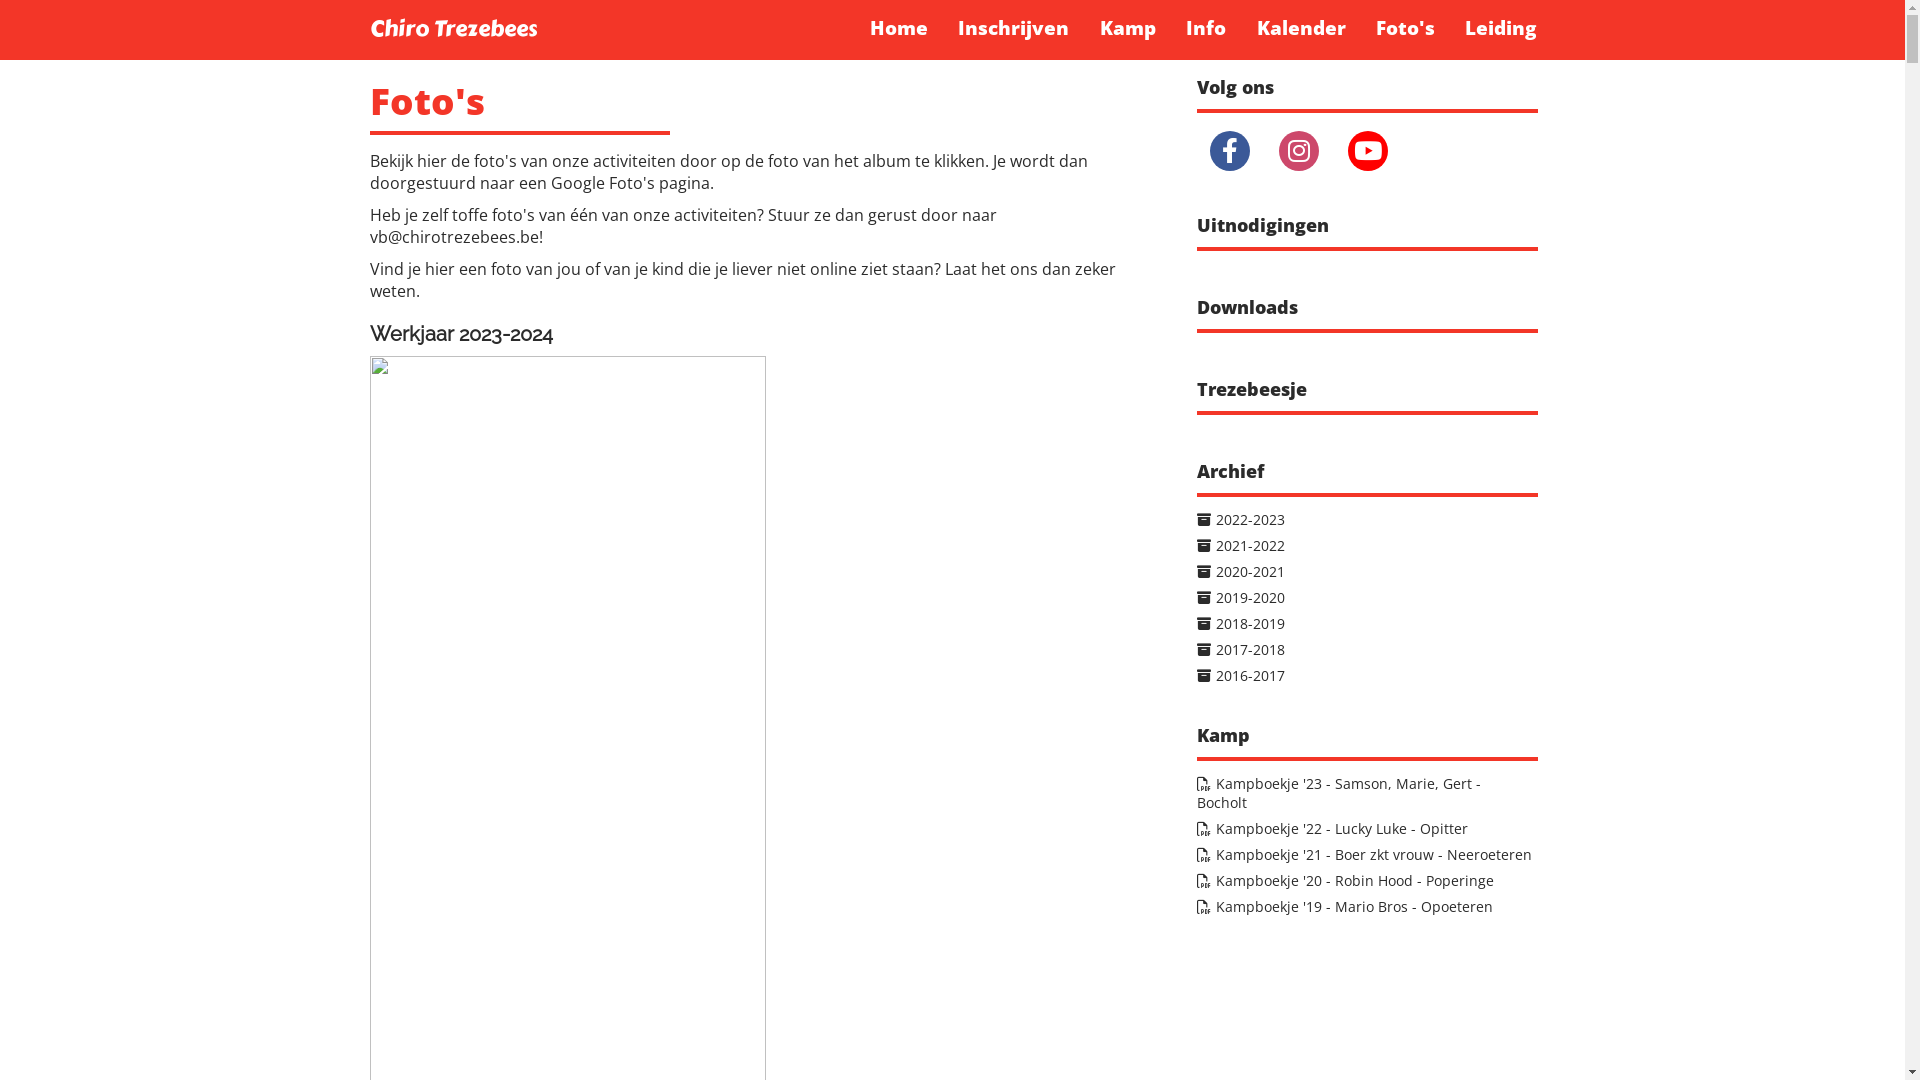 Image resolution: width=1920 pixels, height=1080 pixels. Describe the element at coordinates (1300, 27) in the screenshot. I see `'Kalender'` at that location.